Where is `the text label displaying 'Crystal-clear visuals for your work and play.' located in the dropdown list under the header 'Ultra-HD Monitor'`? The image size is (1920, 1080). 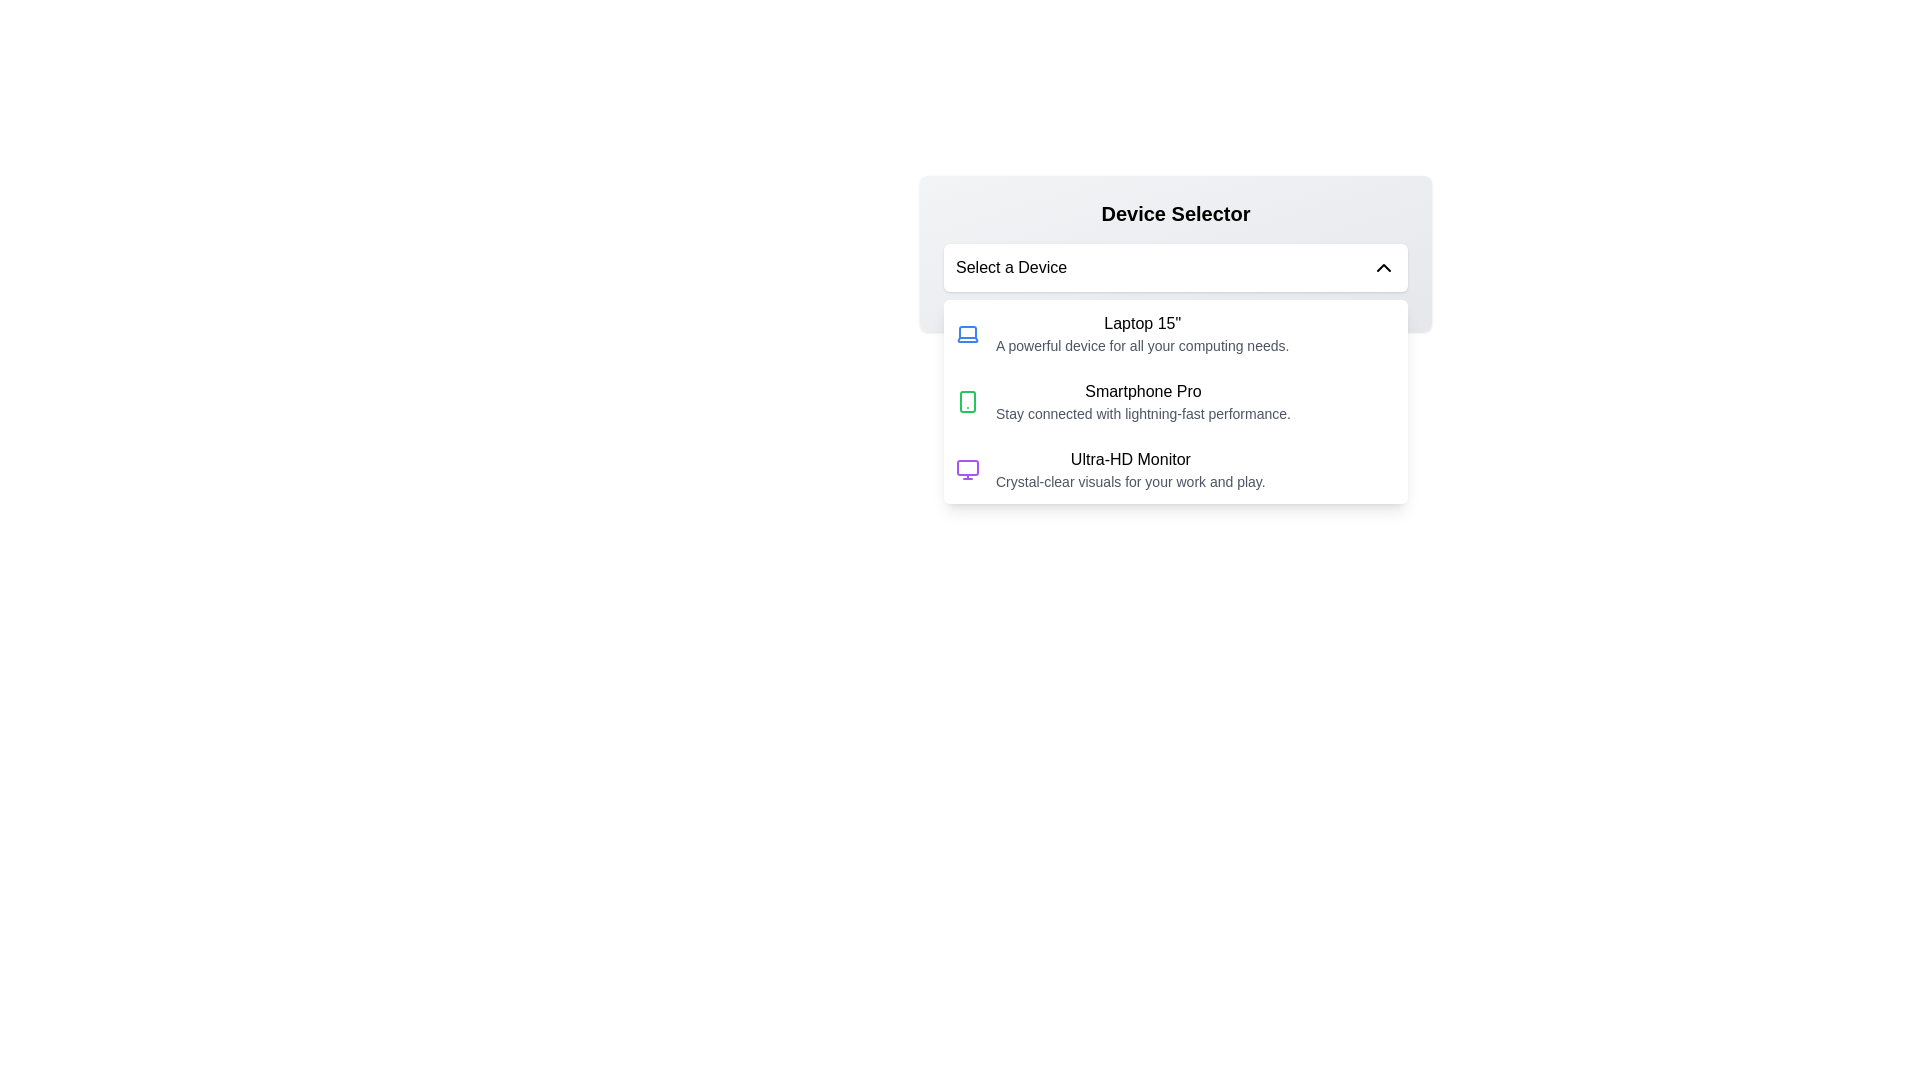 the text label displaying 'Crystal-clear visuals for your work and play.' located in the dropdown list under the header 'Ultra-HD Monitor' is located at coordinates (1130, 482).